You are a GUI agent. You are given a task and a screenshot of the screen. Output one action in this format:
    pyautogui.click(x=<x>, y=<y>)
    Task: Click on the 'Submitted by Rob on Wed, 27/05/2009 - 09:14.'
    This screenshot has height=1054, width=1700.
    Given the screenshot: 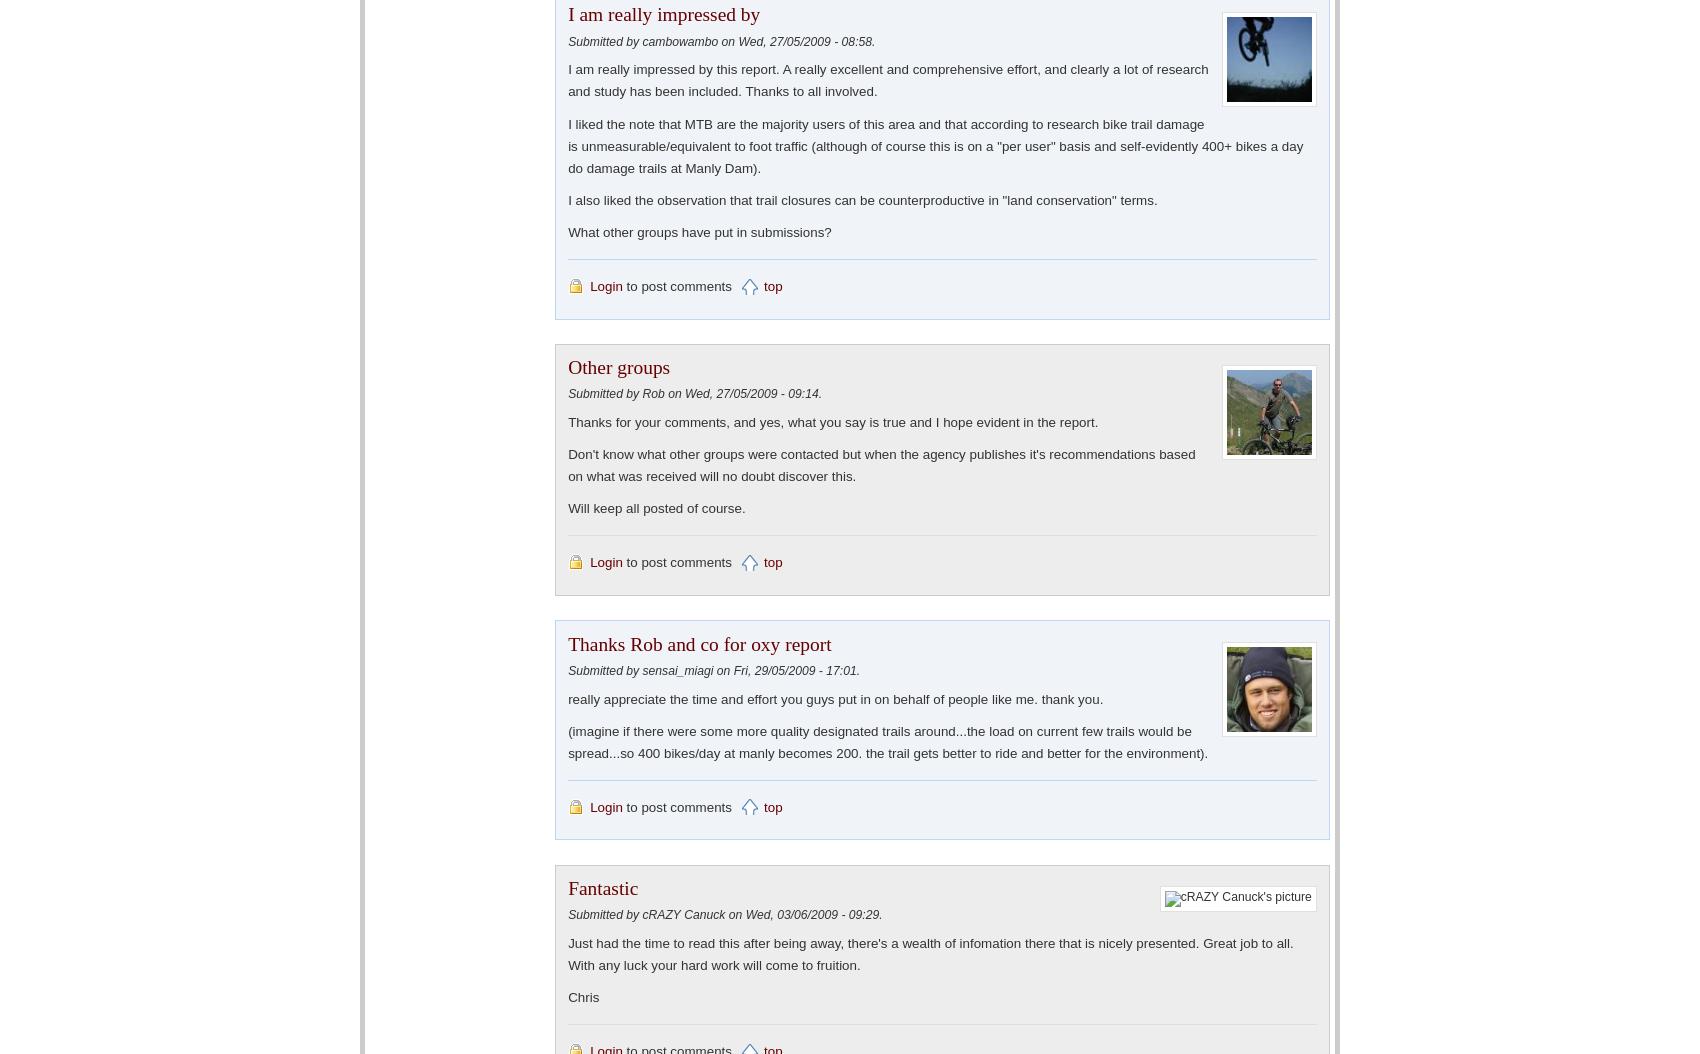 What is the action you would take?
    pyautogui.click(x=694, y=392)
    